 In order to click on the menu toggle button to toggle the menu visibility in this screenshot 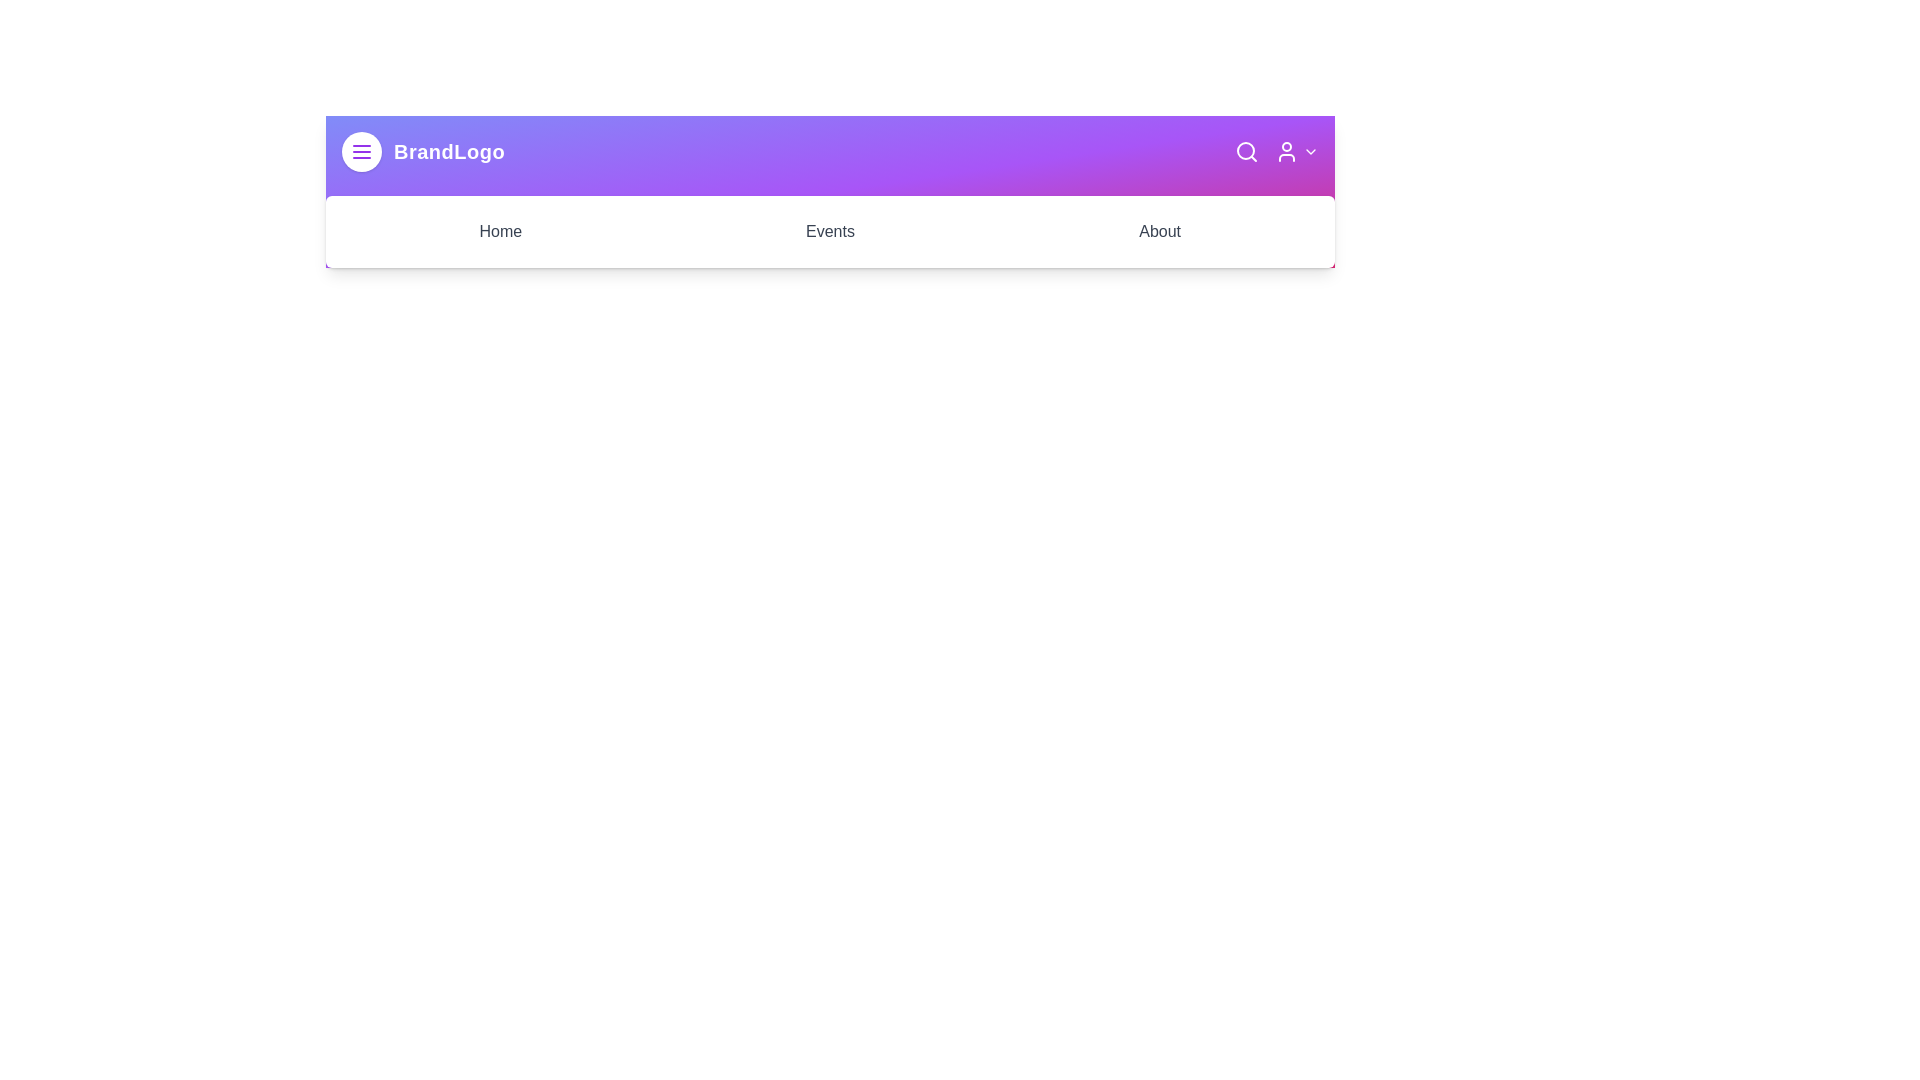, I will do `click(361, 150)`.